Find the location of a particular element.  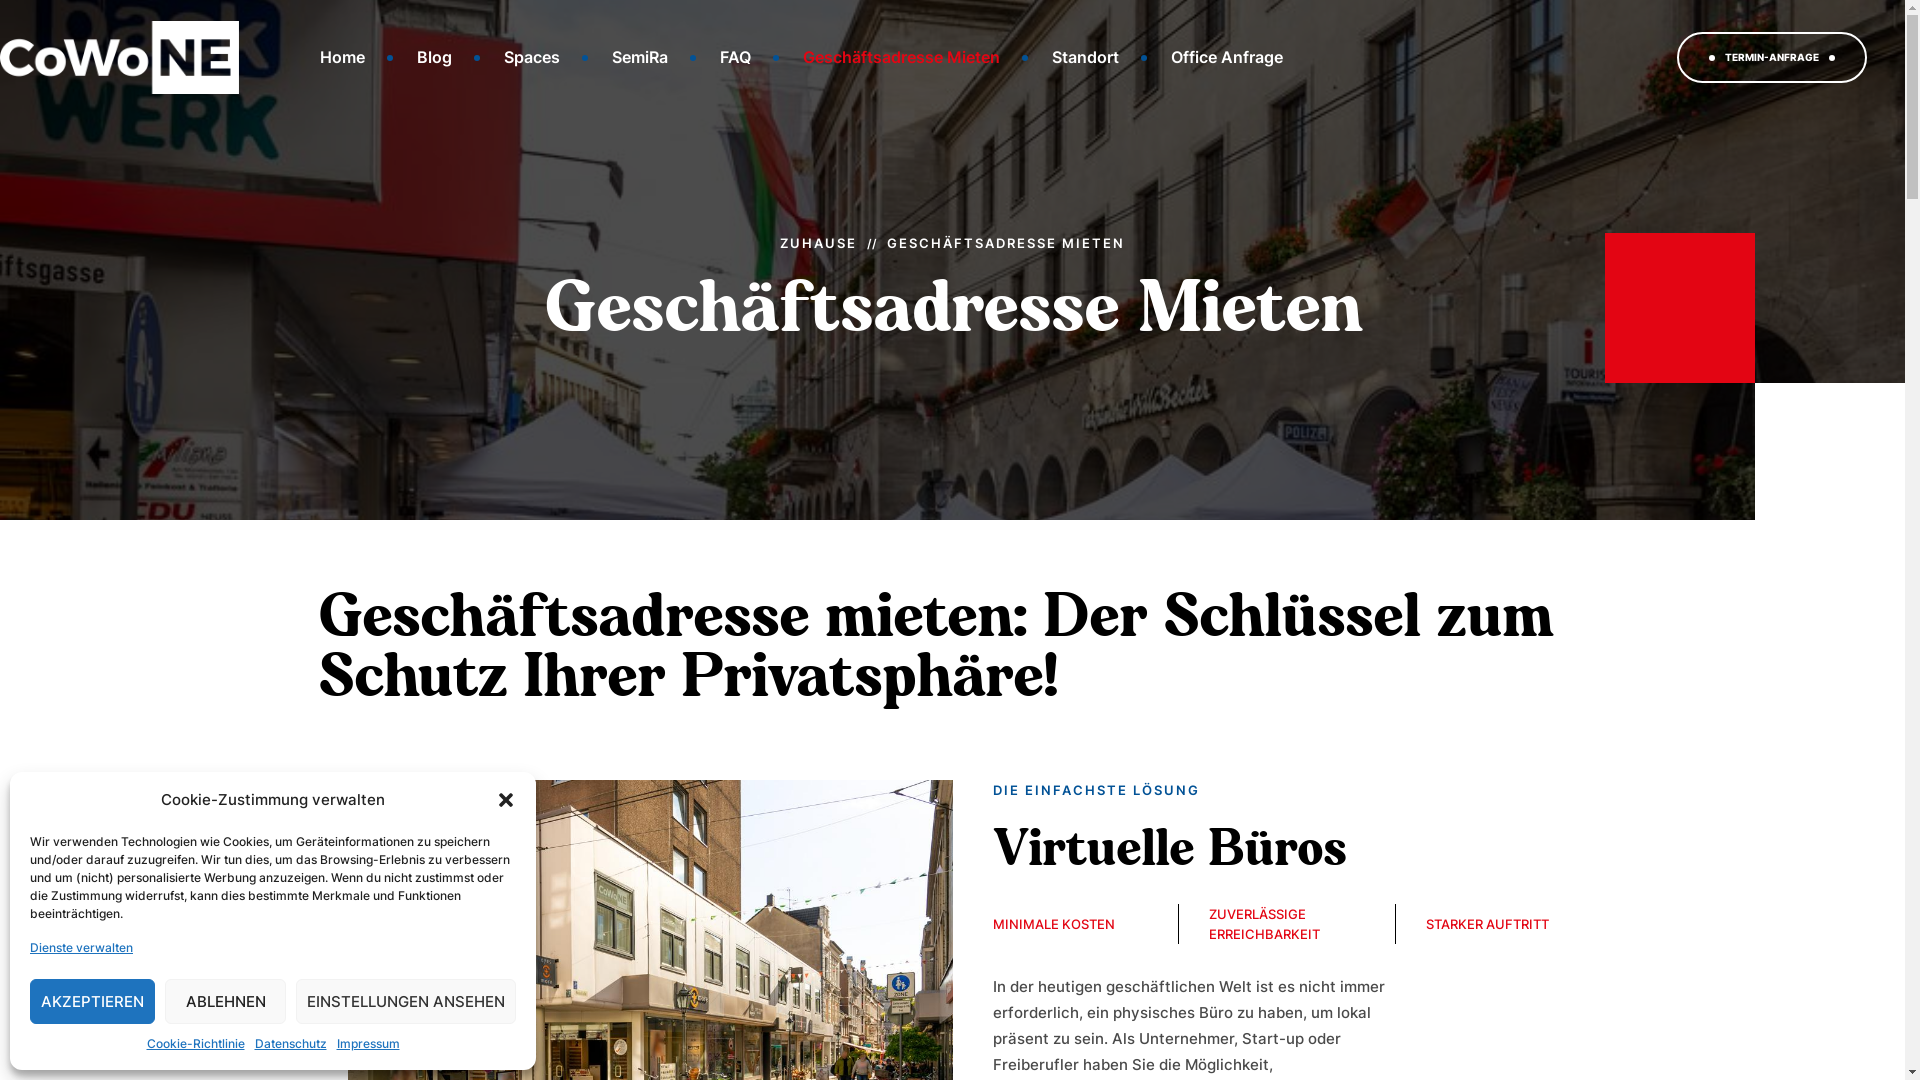

'Dienste verwalten' is located at coordinates (80, 947).